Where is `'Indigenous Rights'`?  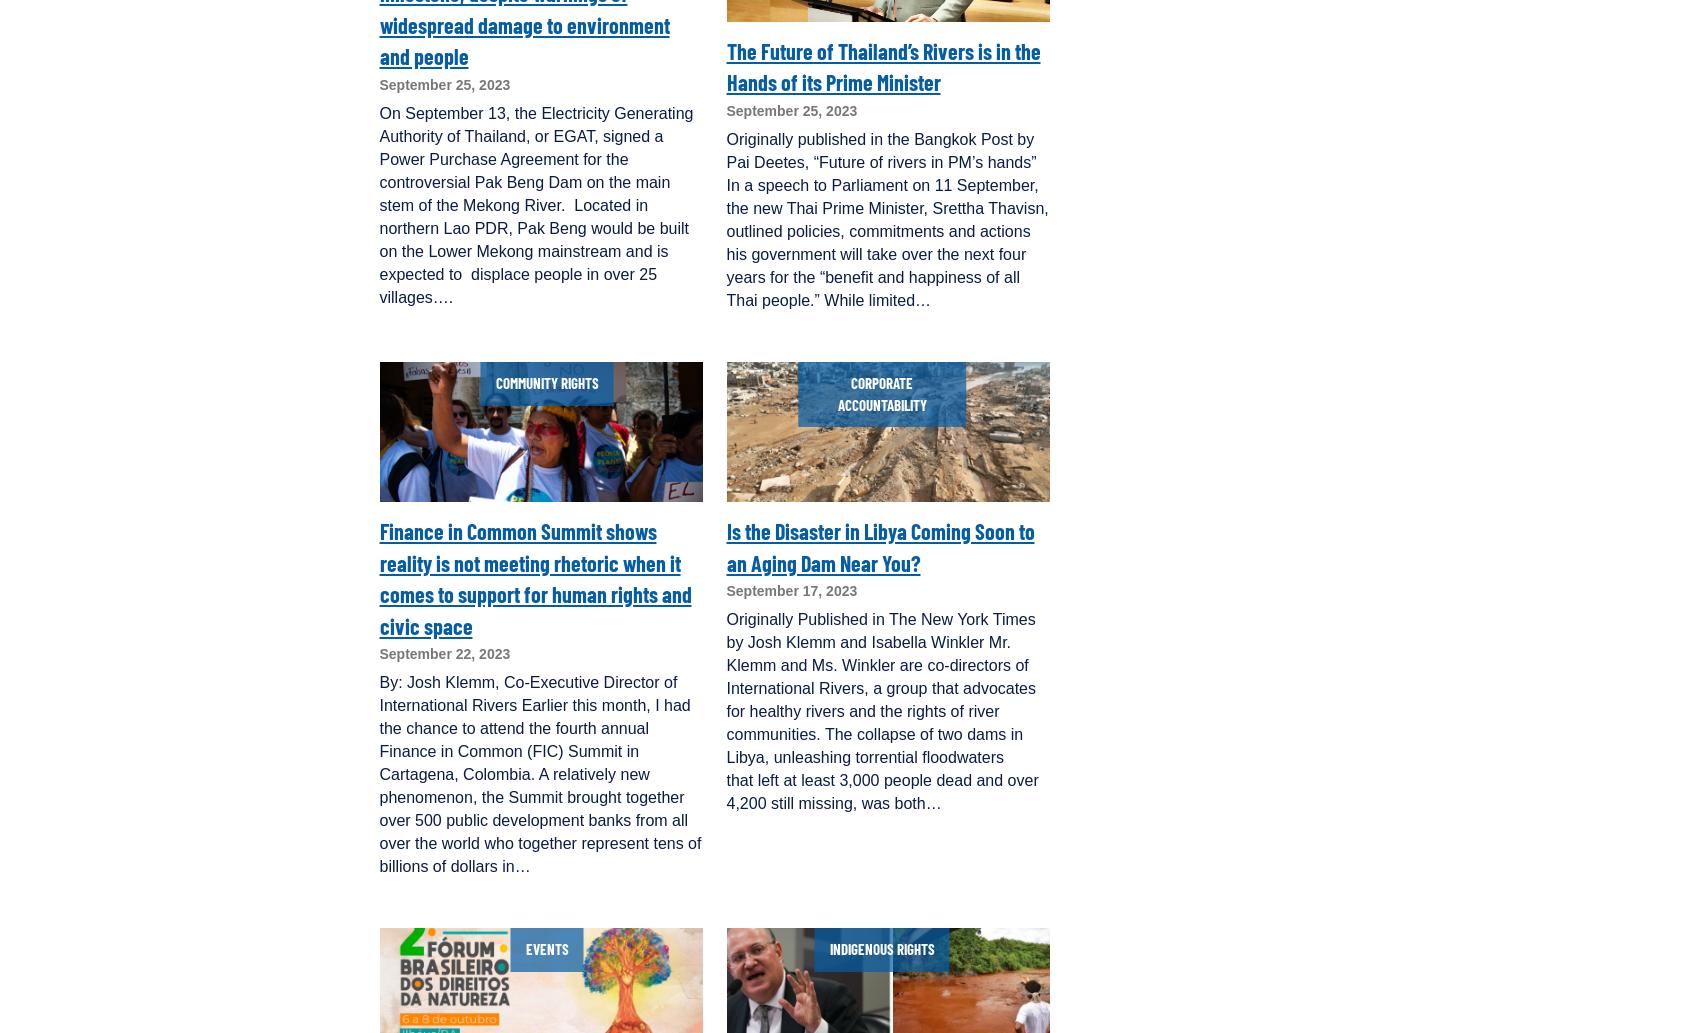 'Indigenous Rights' is located at coordinates (880, 948).